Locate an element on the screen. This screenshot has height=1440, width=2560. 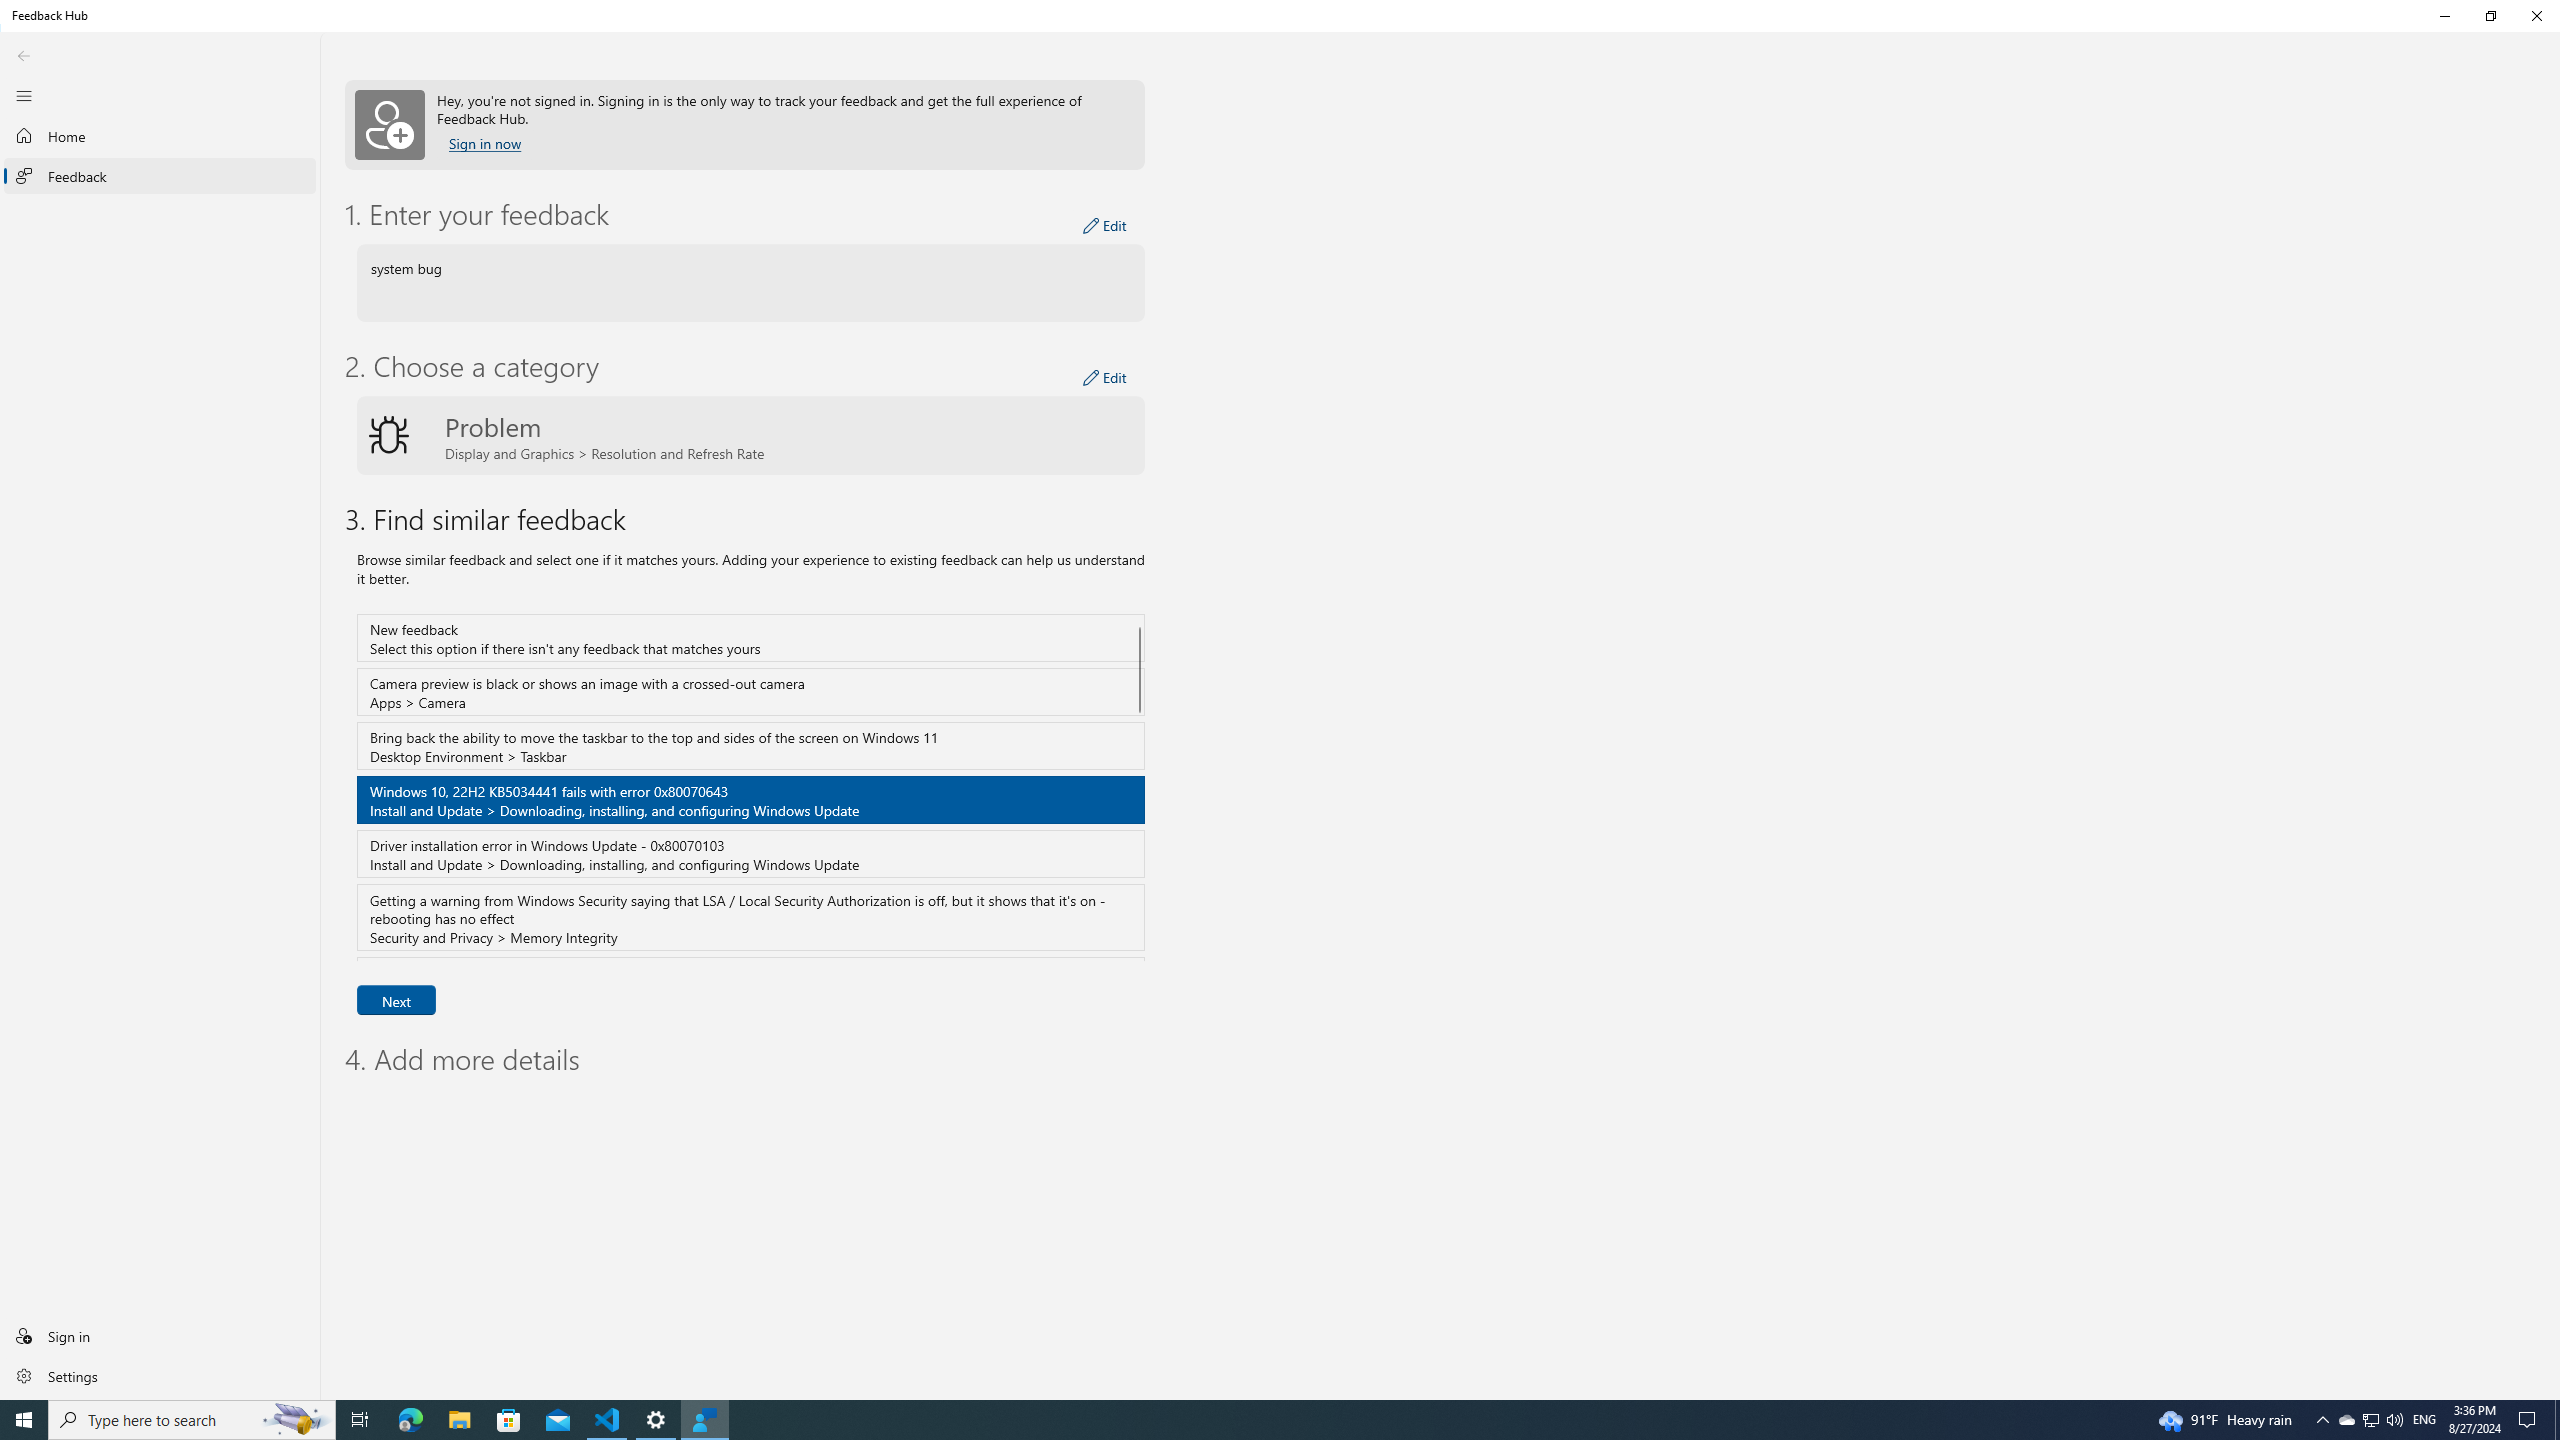
'Close Navigation' is located at coordinates (24, 95).